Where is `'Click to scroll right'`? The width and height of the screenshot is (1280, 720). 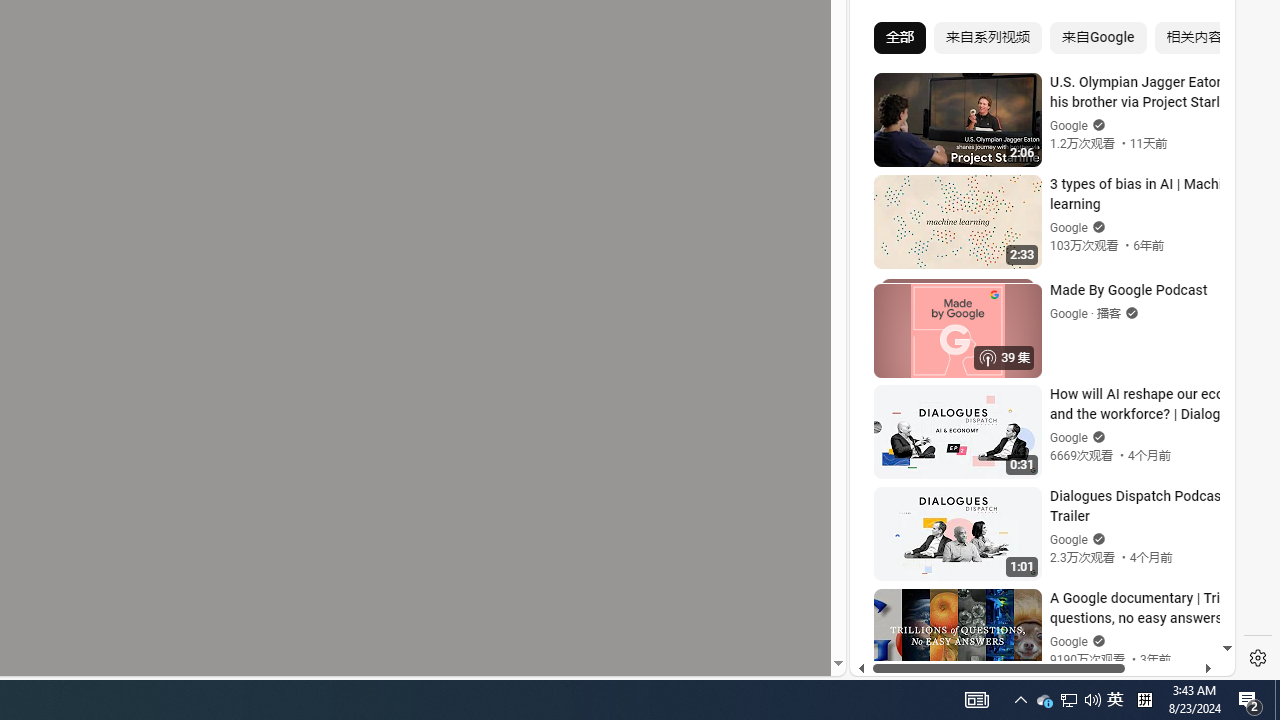
'Click to scroll right' is located at coordinates (1196, 82).